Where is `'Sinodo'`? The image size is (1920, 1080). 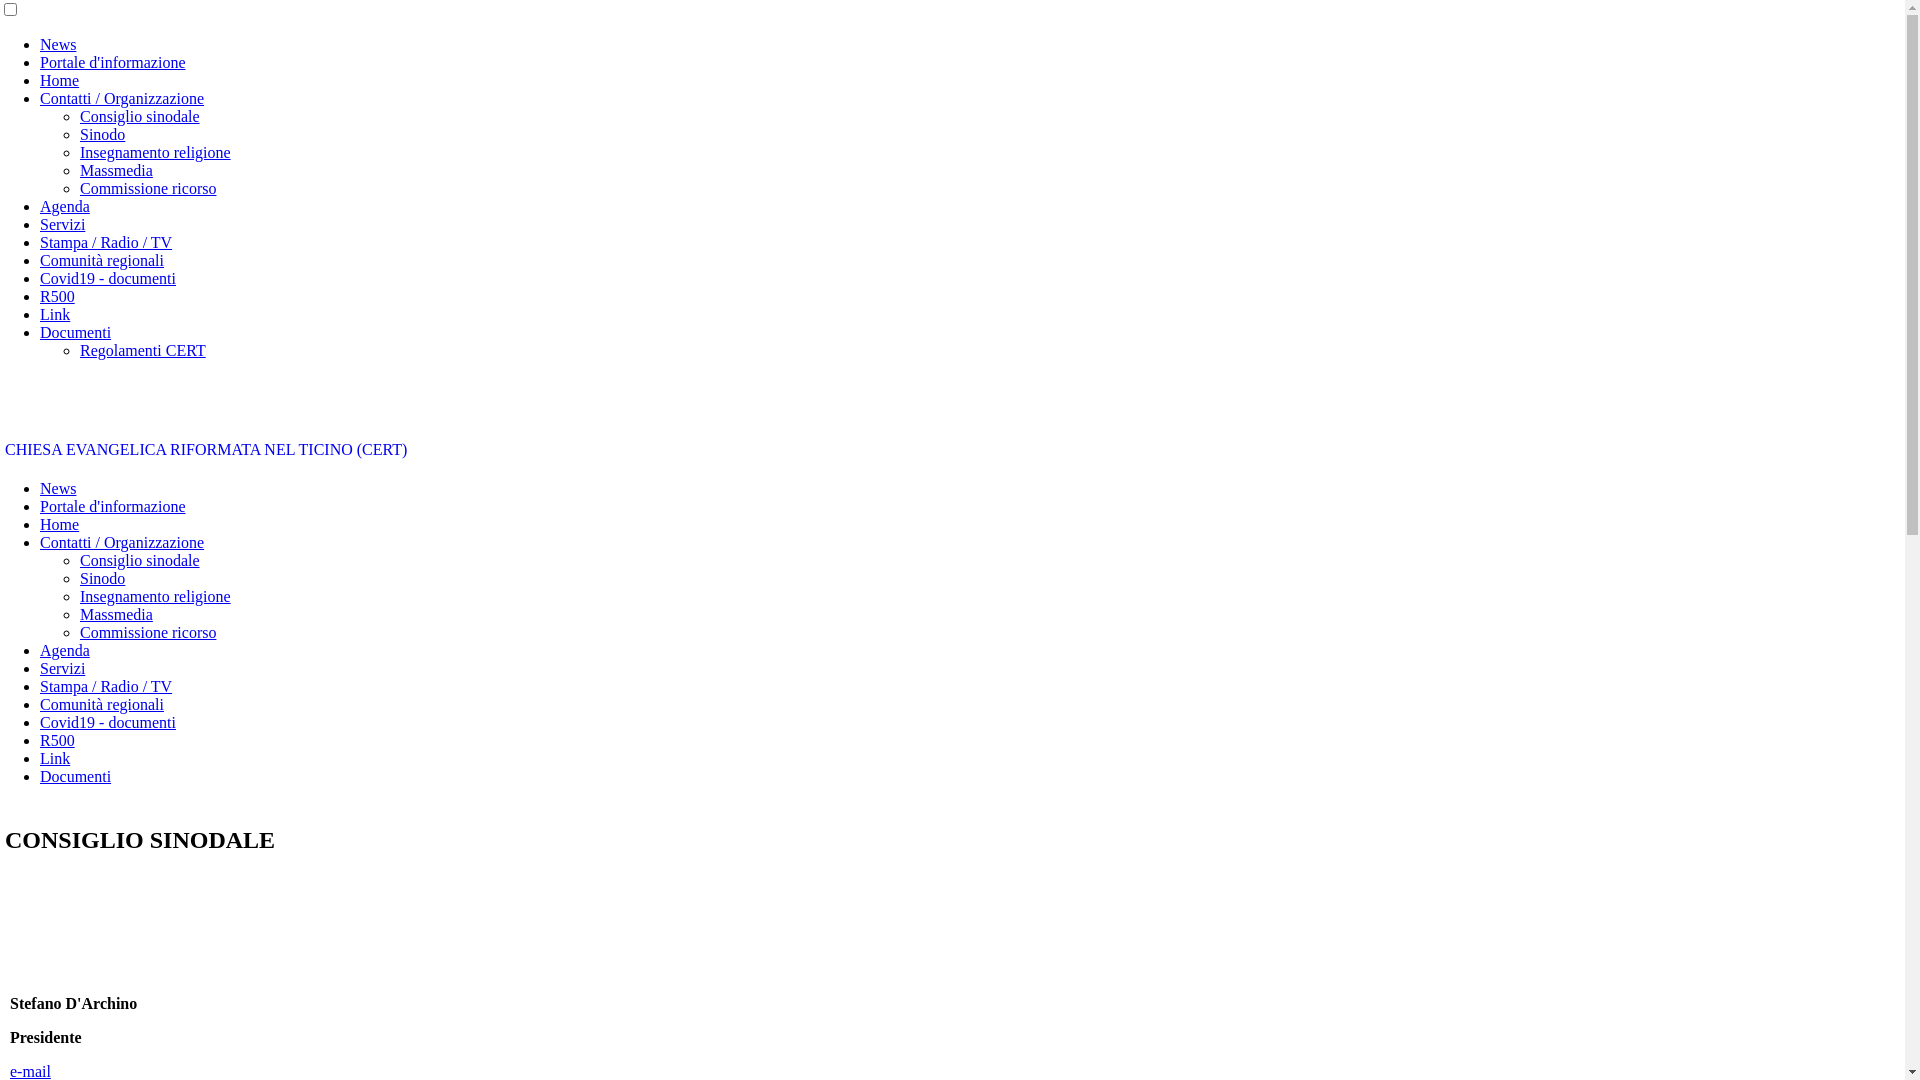 'Sinodo' is located at coordinates (101, 134).